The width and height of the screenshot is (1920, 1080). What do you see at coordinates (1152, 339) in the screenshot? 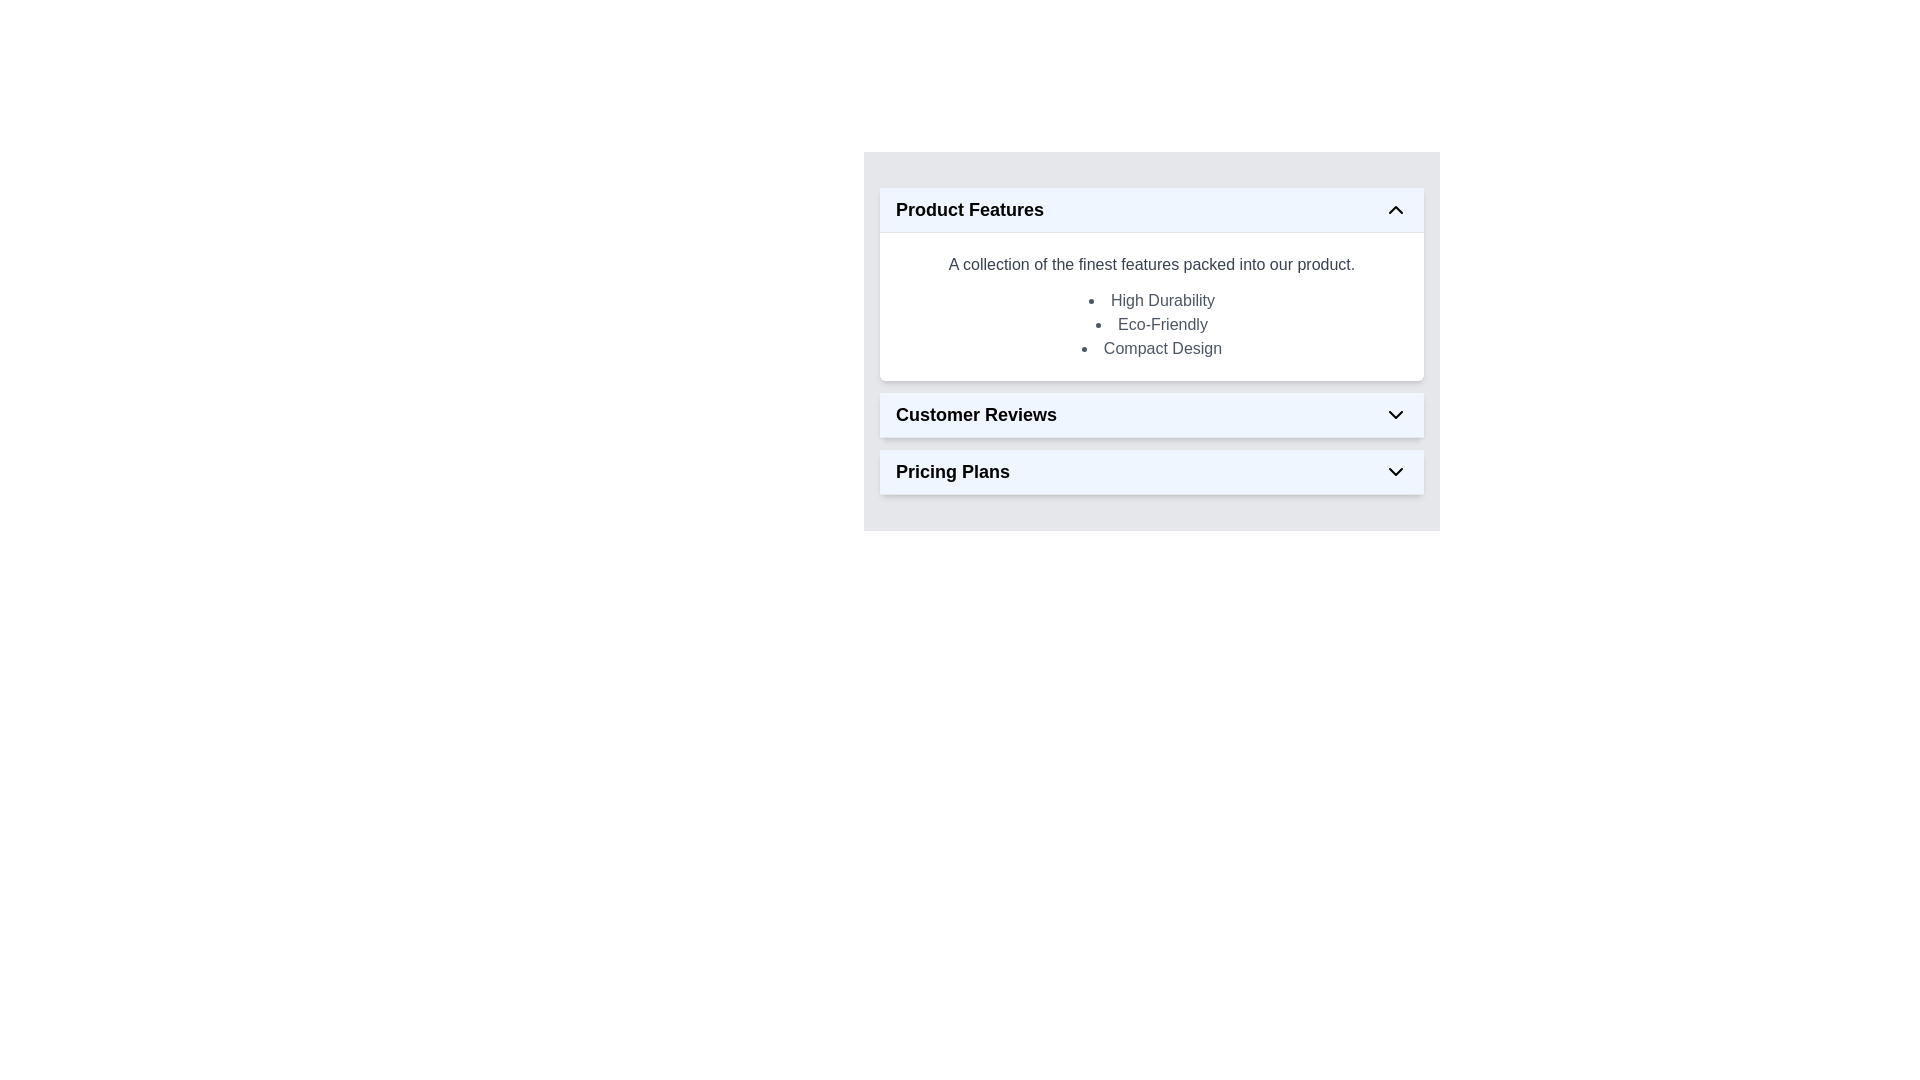
I see `text content in the Information display section located at the top of the list of sections, above 'Customer Reviews' and 'Pricing Plans'` at bounding box center [1152, 339].